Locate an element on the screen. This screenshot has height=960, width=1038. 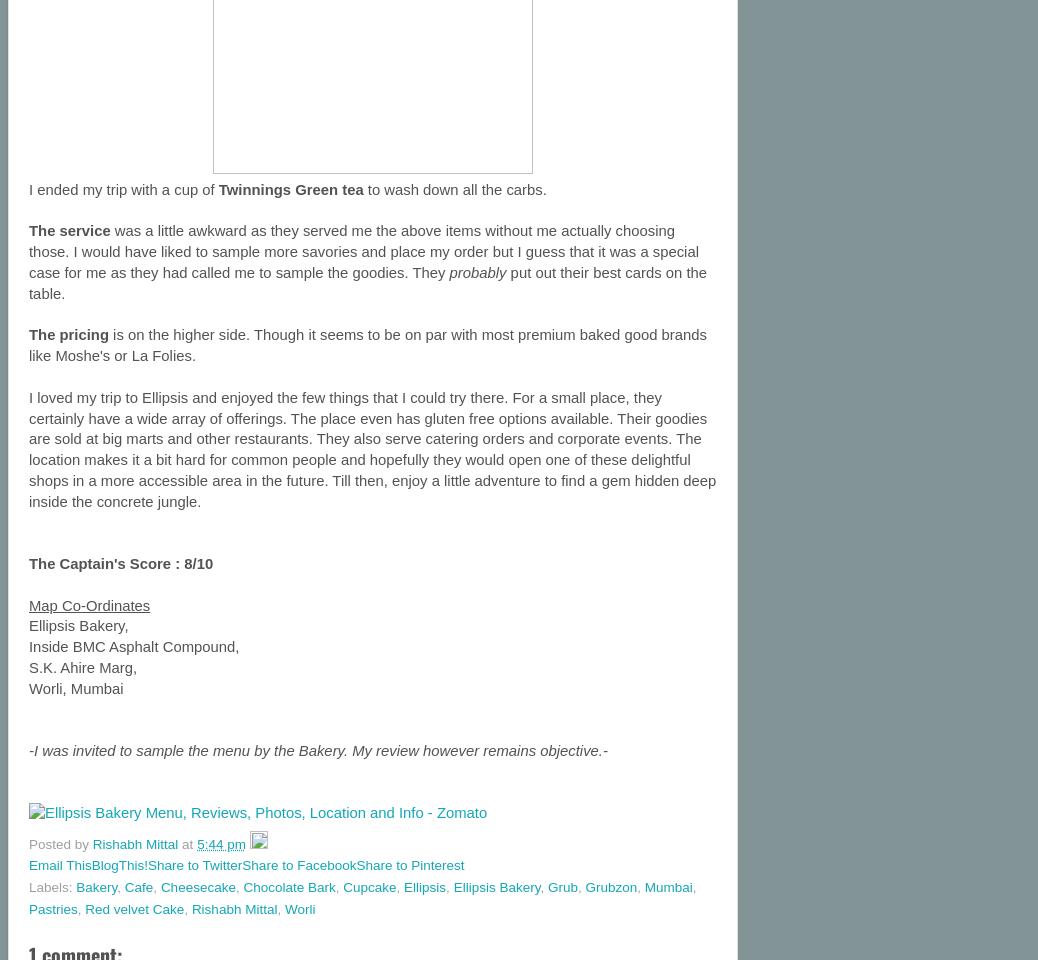
'Cafe' is located at coordinates (123, 886).